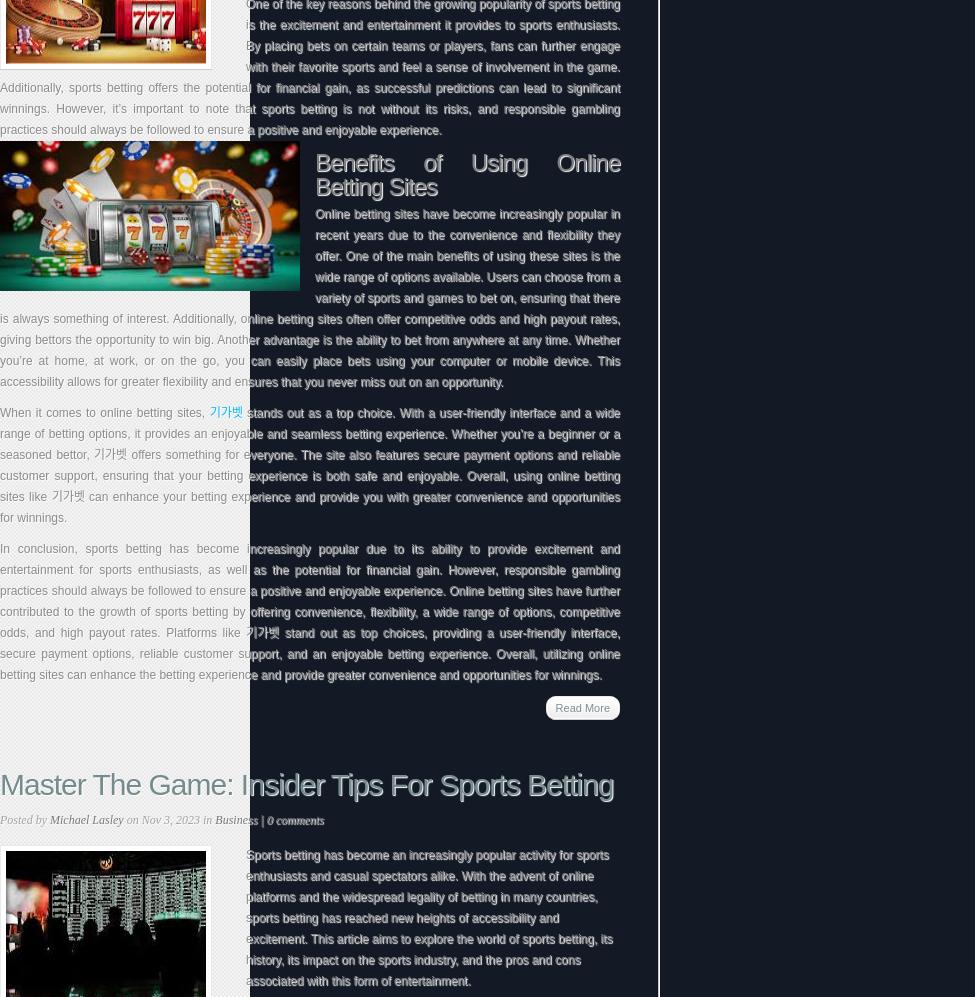 The width and height of the screenshot is (975, 997). What do you see at coordinates (293, 820) in the screenshot?
I see `'0 comments'` at bounding box center [293, 820].